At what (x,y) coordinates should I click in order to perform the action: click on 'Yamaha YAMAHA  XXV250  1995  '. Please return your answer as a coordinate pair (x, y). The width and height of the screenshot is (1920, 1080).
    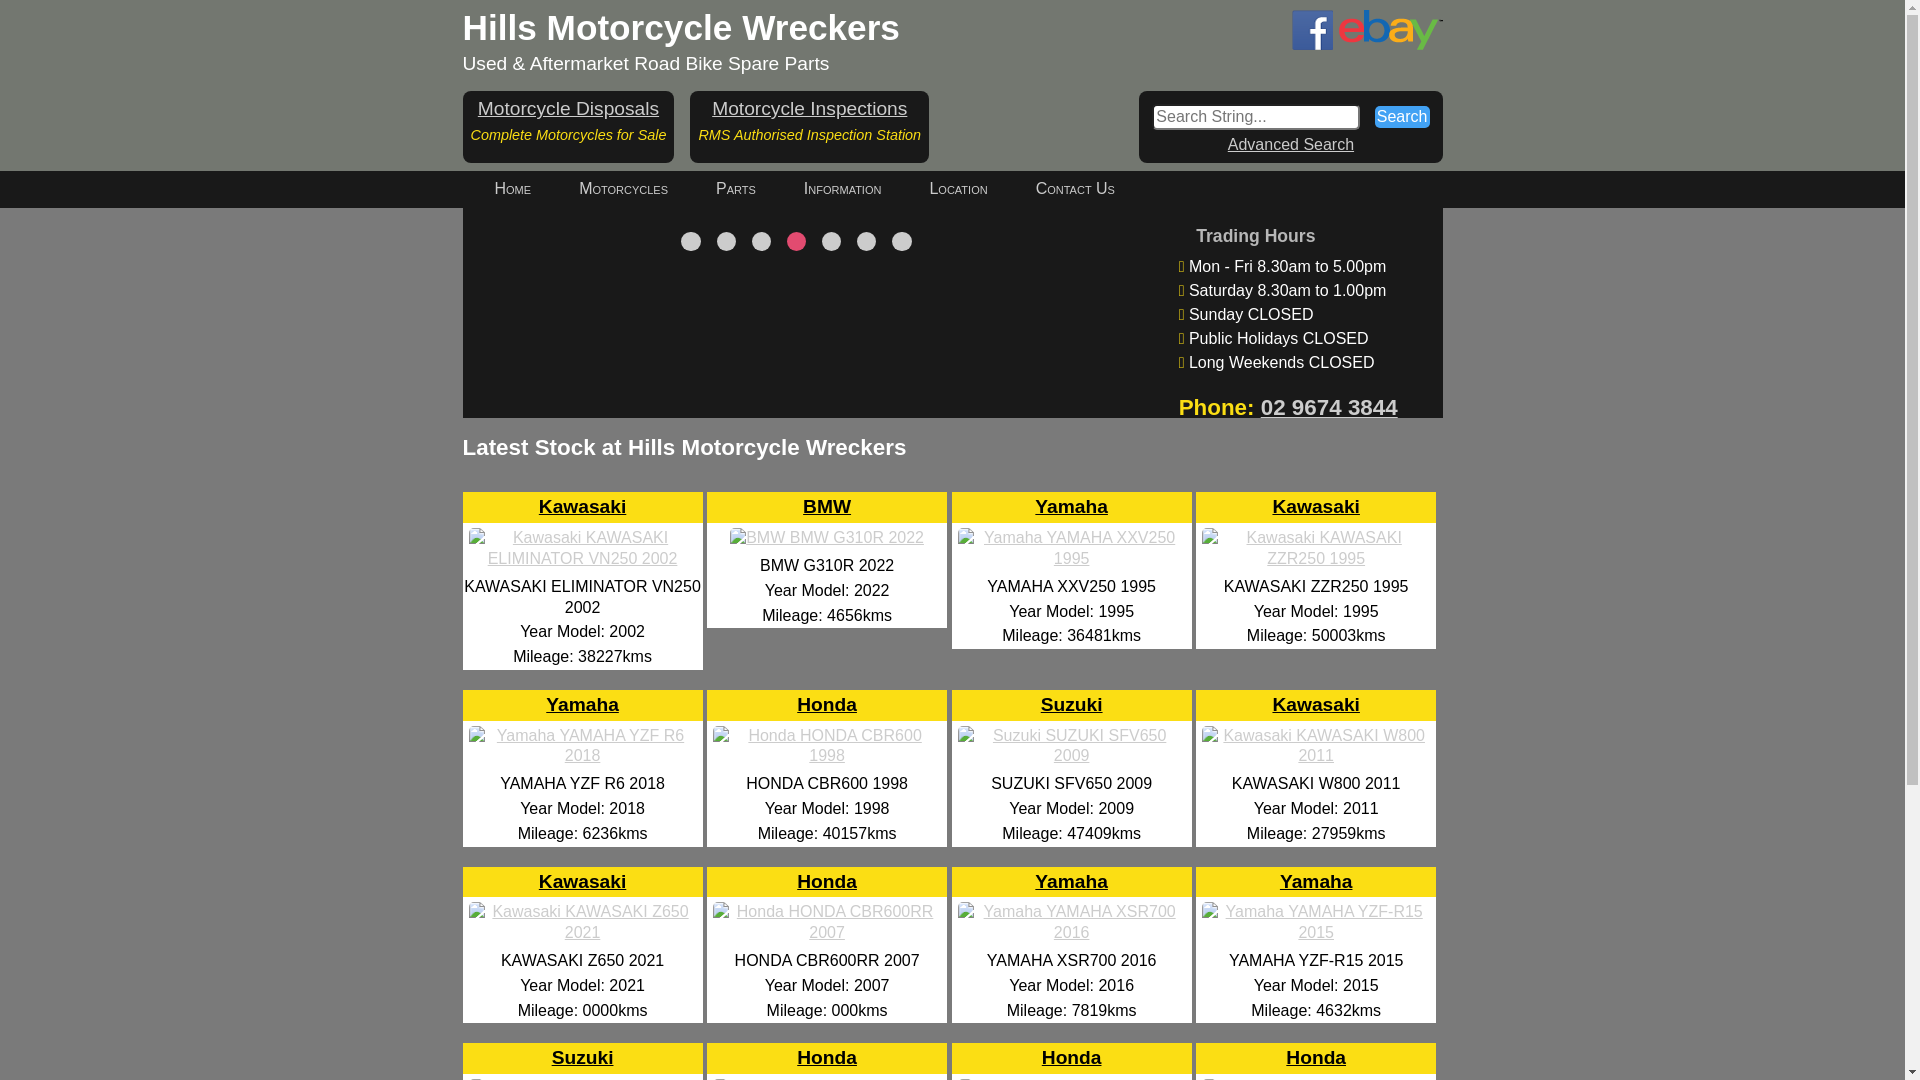
    Looking at the image, I should click on (1070, 558).